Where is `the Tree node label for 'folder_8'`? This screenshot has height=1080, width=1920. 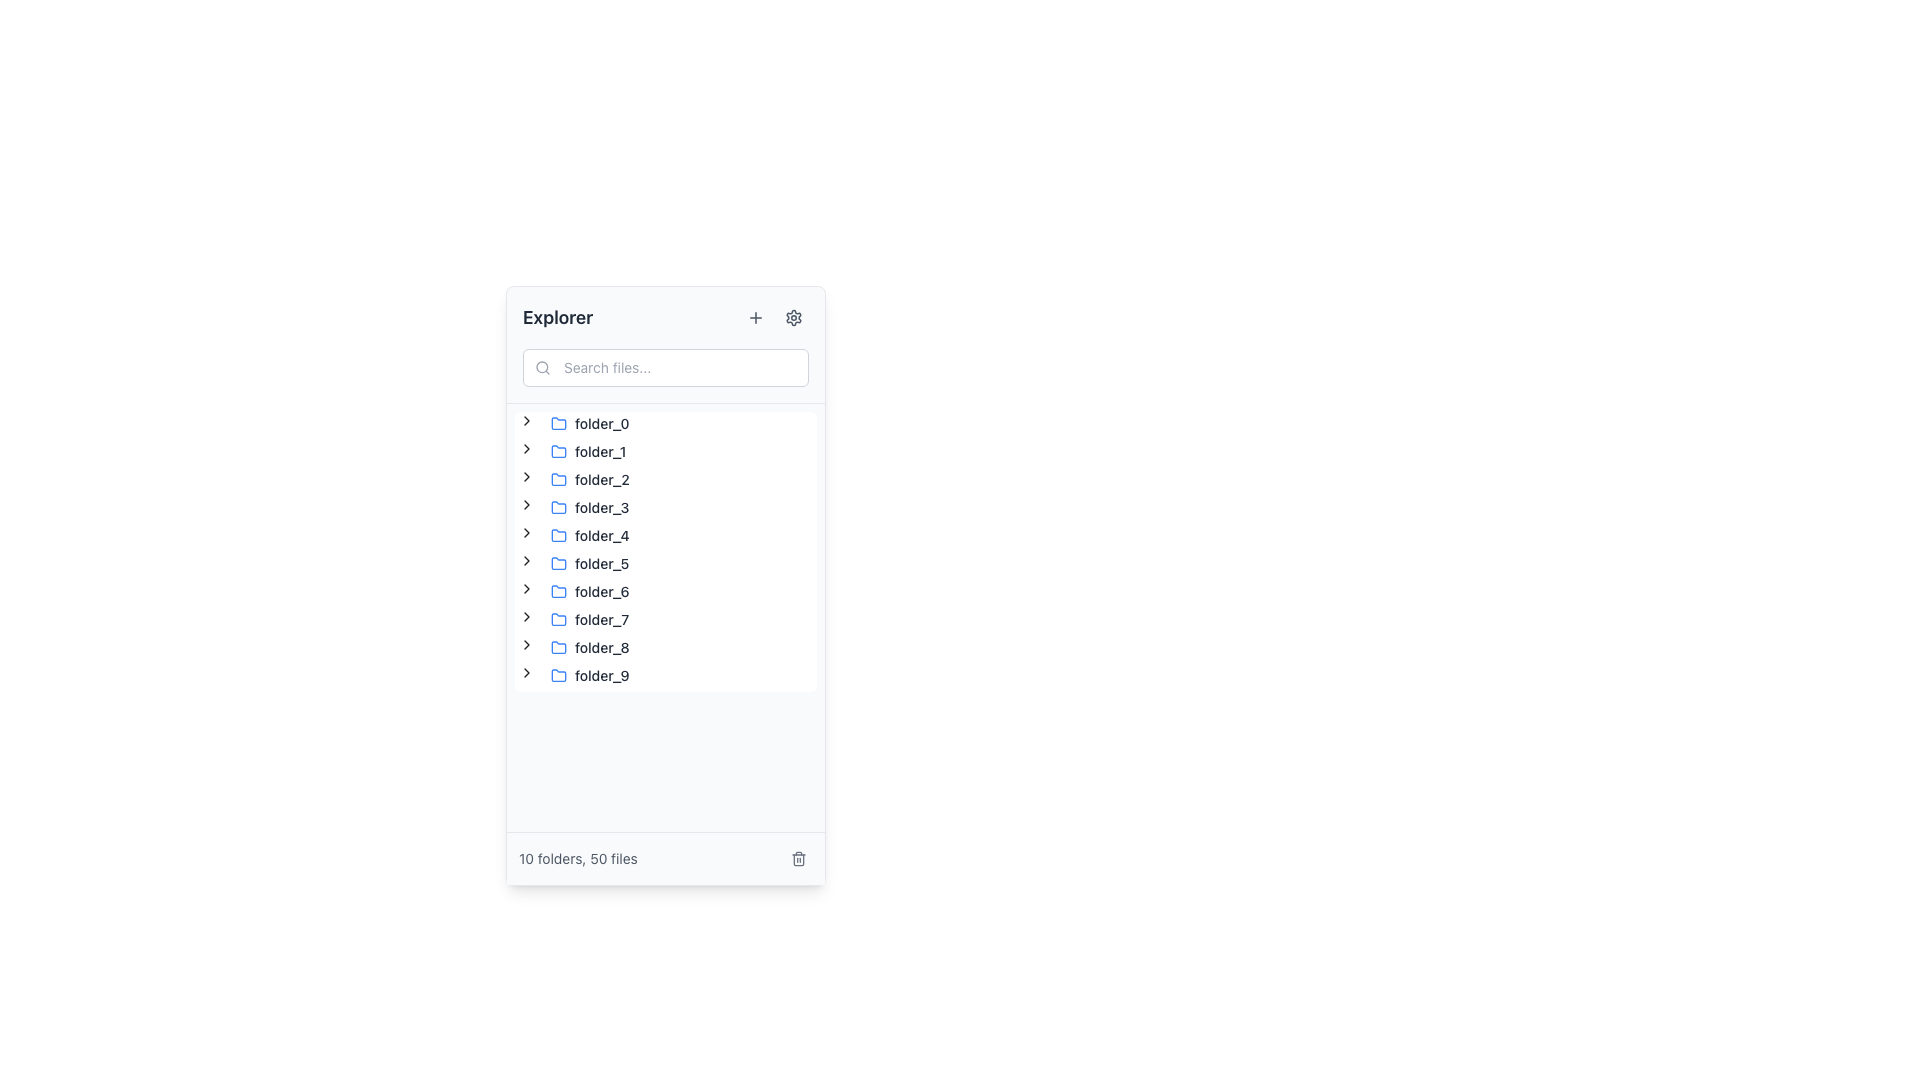 the Tree node label for 'folder_8' is located at coordinates (589, 648).